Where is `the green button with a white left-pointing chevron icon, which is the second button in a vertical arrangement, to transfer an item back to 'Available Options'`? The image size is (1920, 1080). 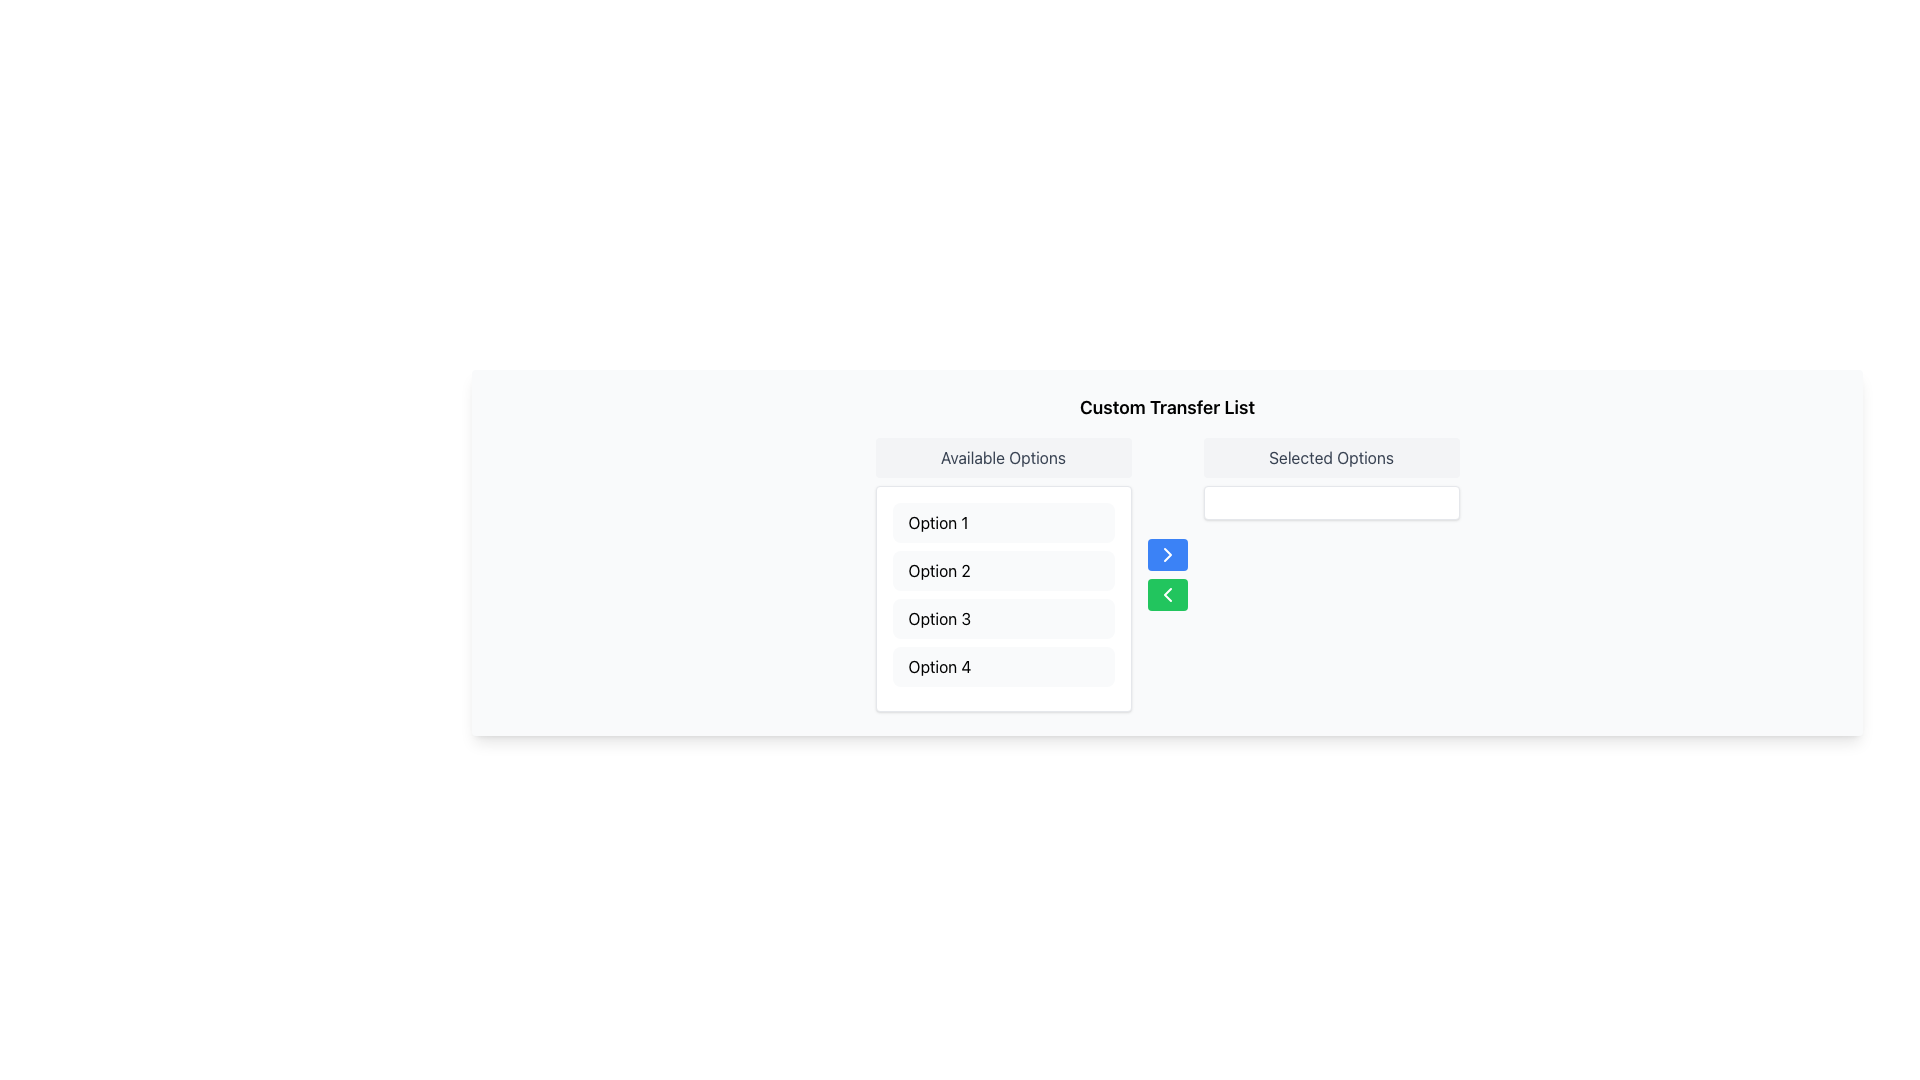 the green button with a white left-pointing chevron icon, which is the second button in a vertical arrangement, to transfer an item back to 'Available Options' is located at coordinates (1167, 593).